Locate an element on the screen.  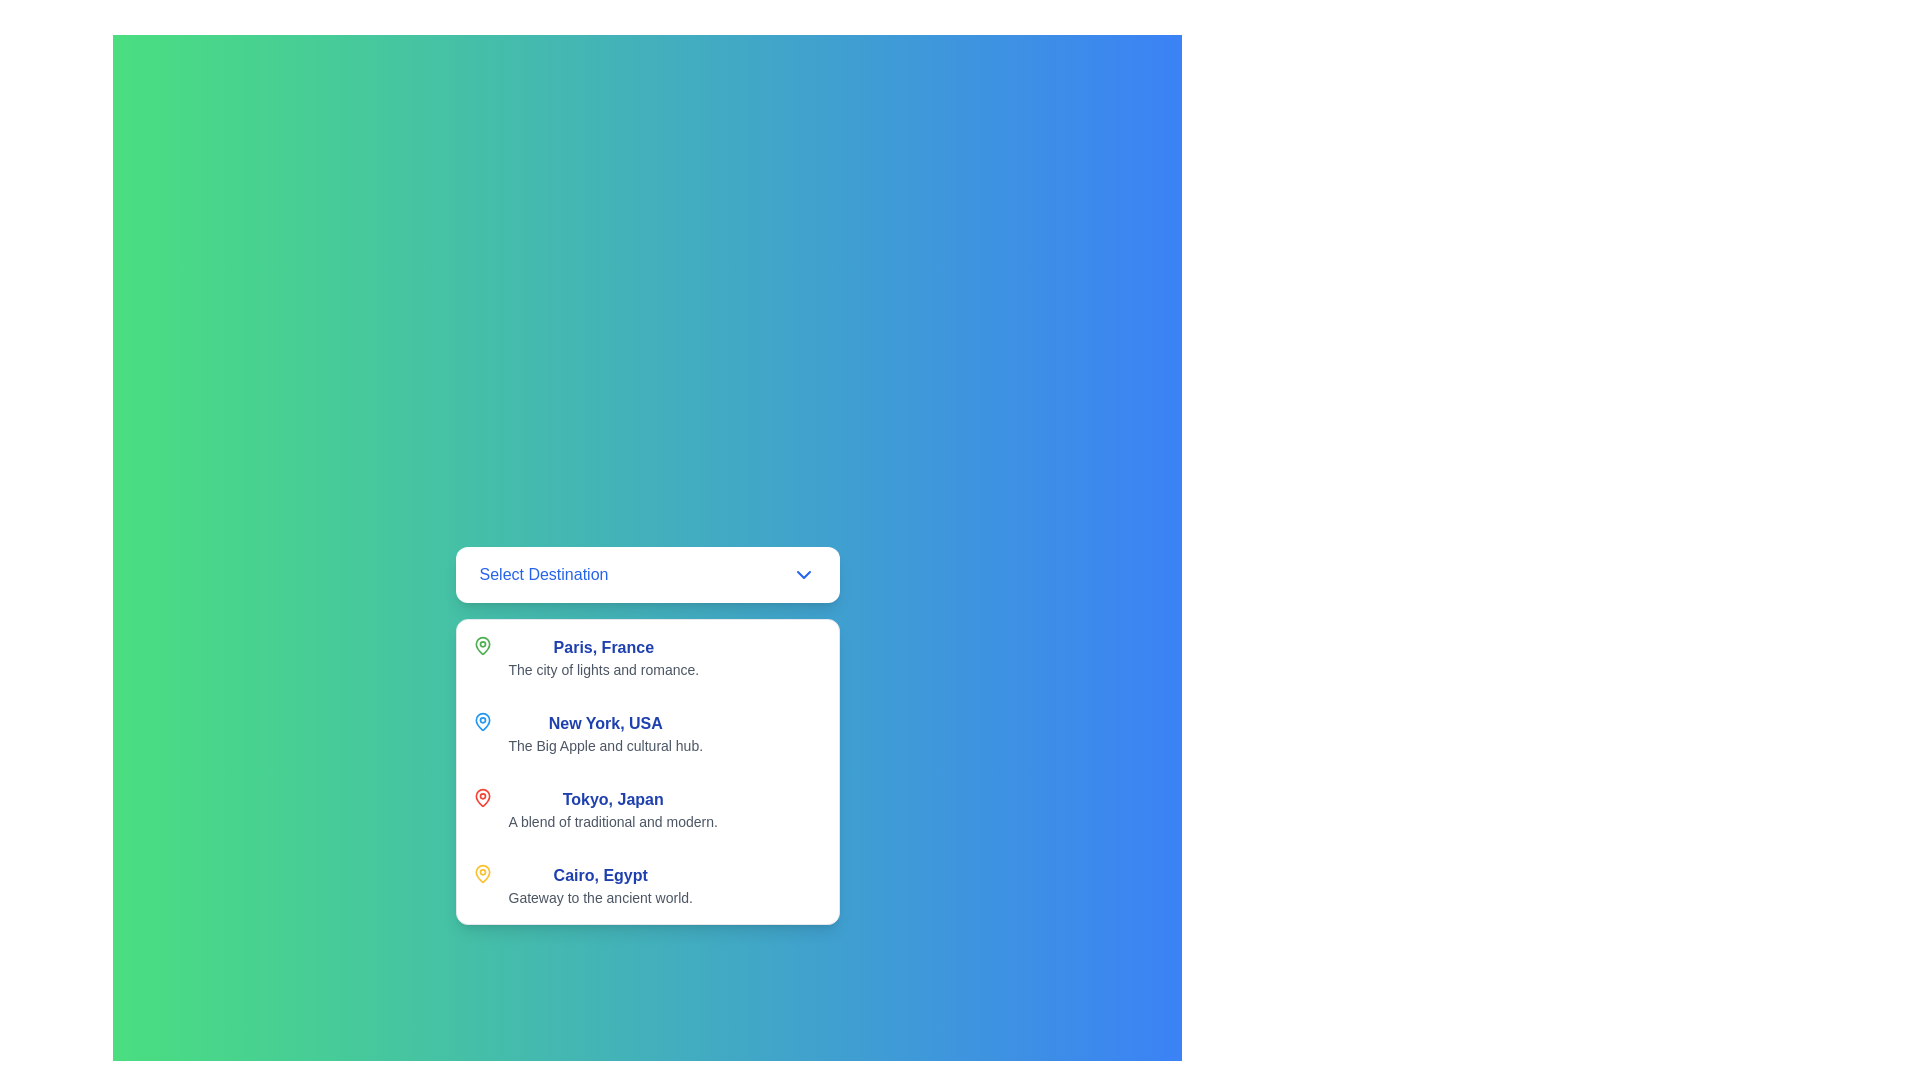
the geographical location marker icon associated with 'Tokyo, Japan' by moving the cursor to its center point is located at coordinates (482, 797).